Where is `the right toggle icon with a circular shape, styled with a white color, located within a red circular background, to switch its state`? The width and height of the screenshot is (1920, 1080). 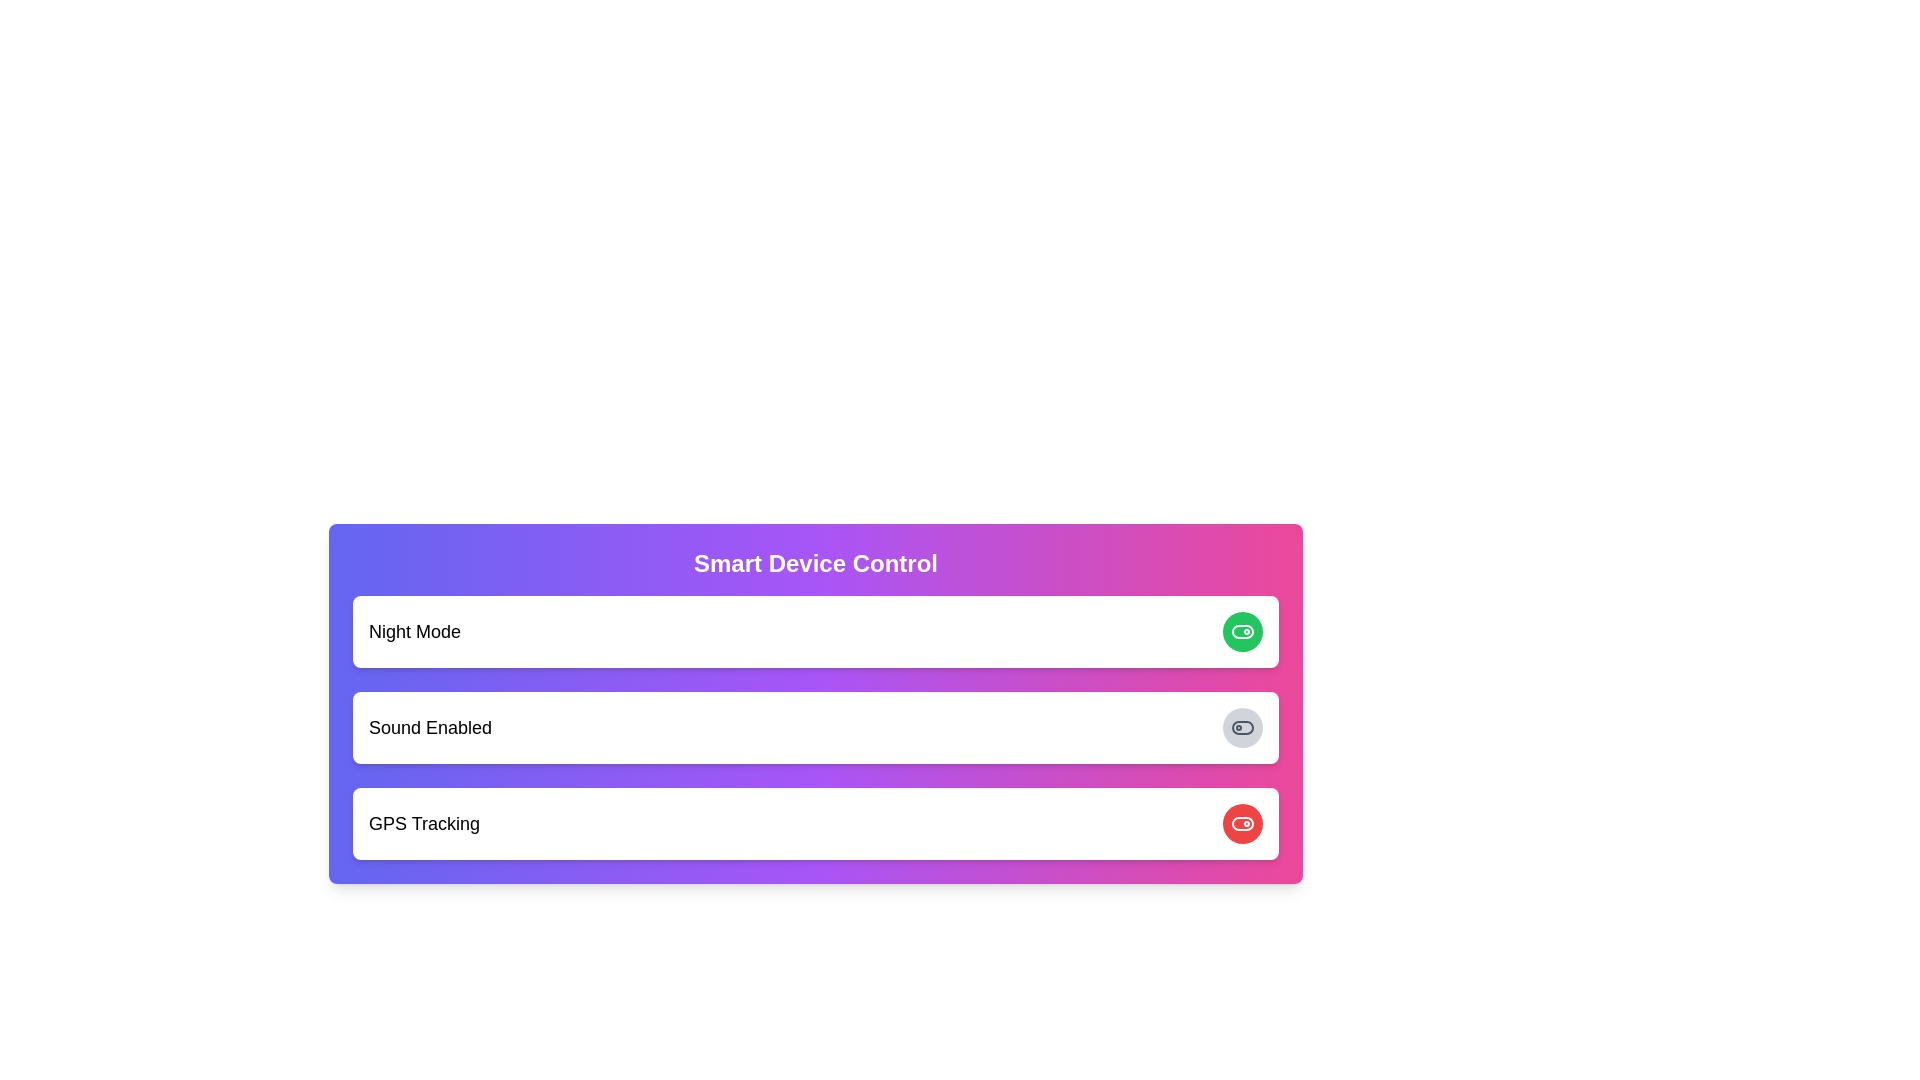 the right toggle icon with a circular shape, styled with a white color, located within a red circular background, to switch its state is located at coordinates (1242, 824).